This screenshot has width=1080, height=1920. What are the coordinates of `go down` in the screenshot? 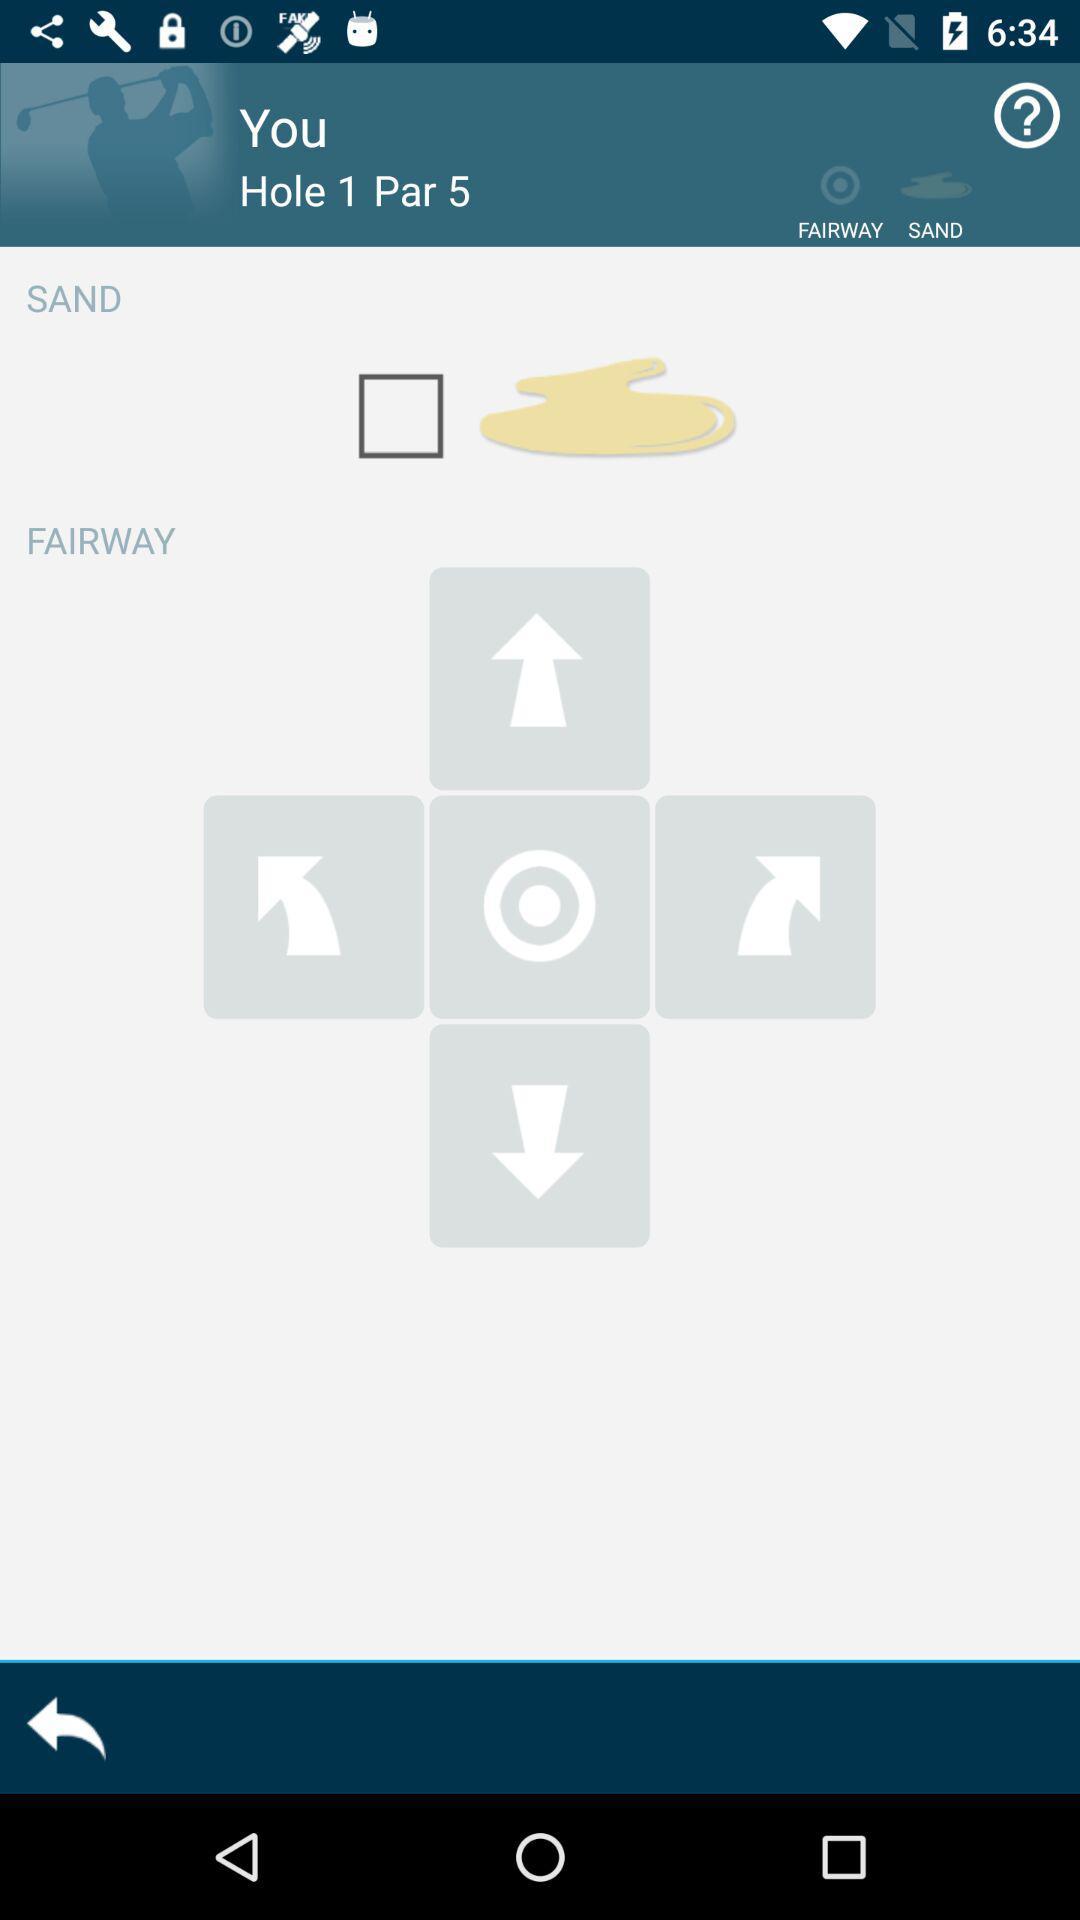 It's located at (538, 1135).